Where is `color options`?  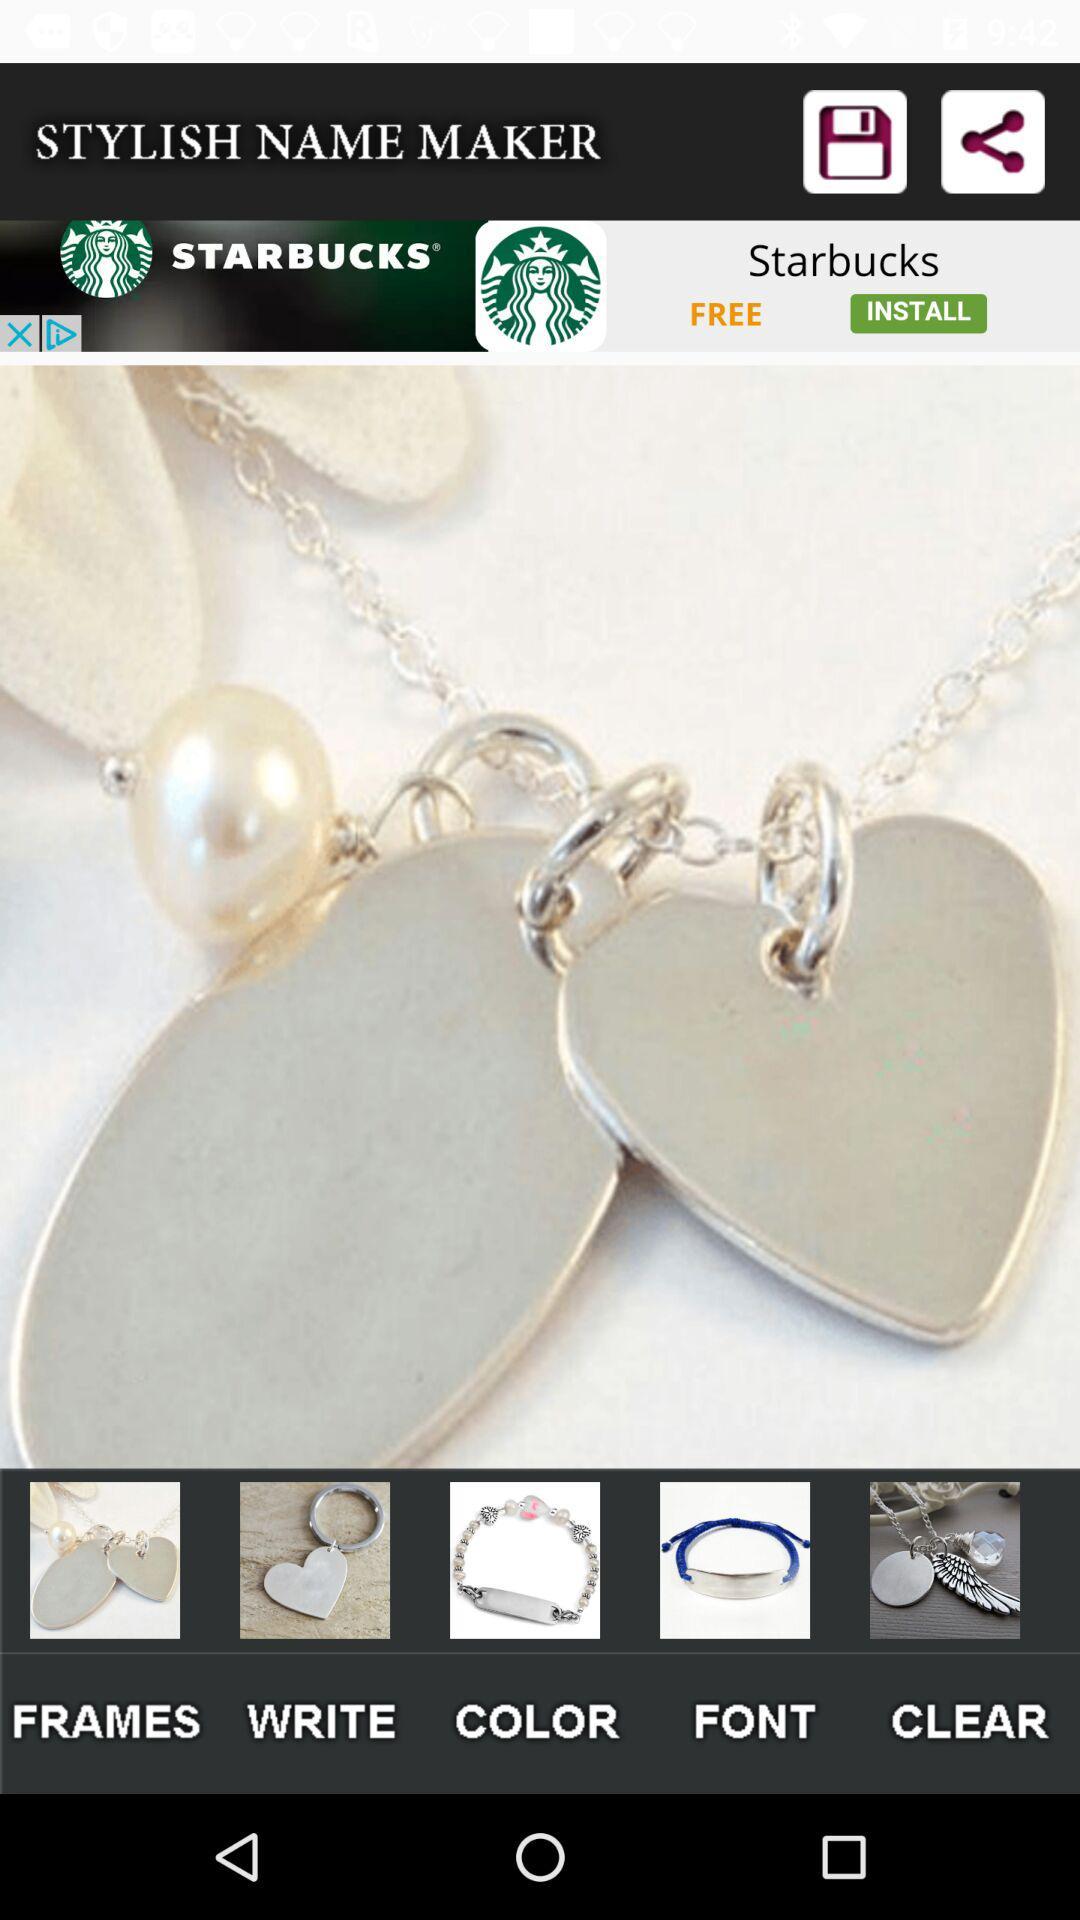 color options is located at coordinates (538, 1722).